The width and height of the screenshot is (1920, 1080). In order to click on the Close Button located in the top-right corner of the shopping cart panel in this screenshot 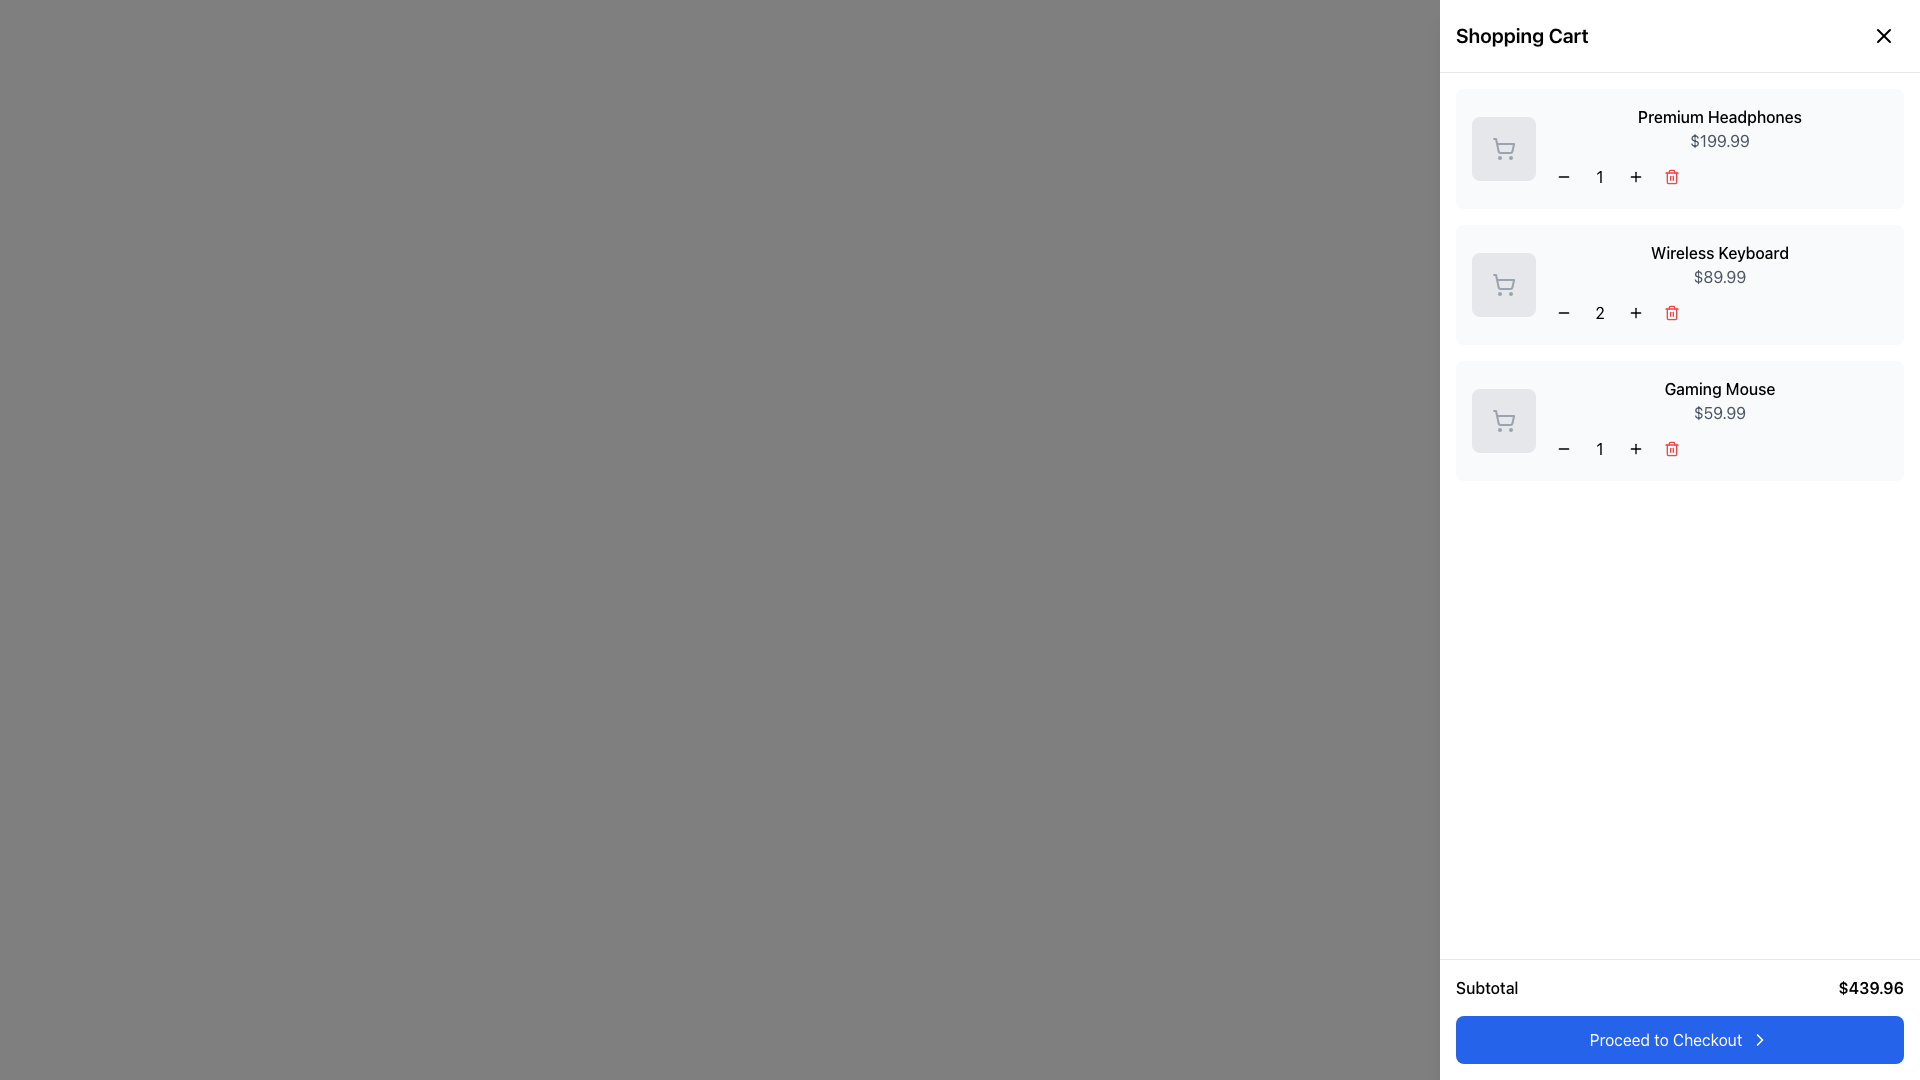, I will do `click(1882, 35)`.